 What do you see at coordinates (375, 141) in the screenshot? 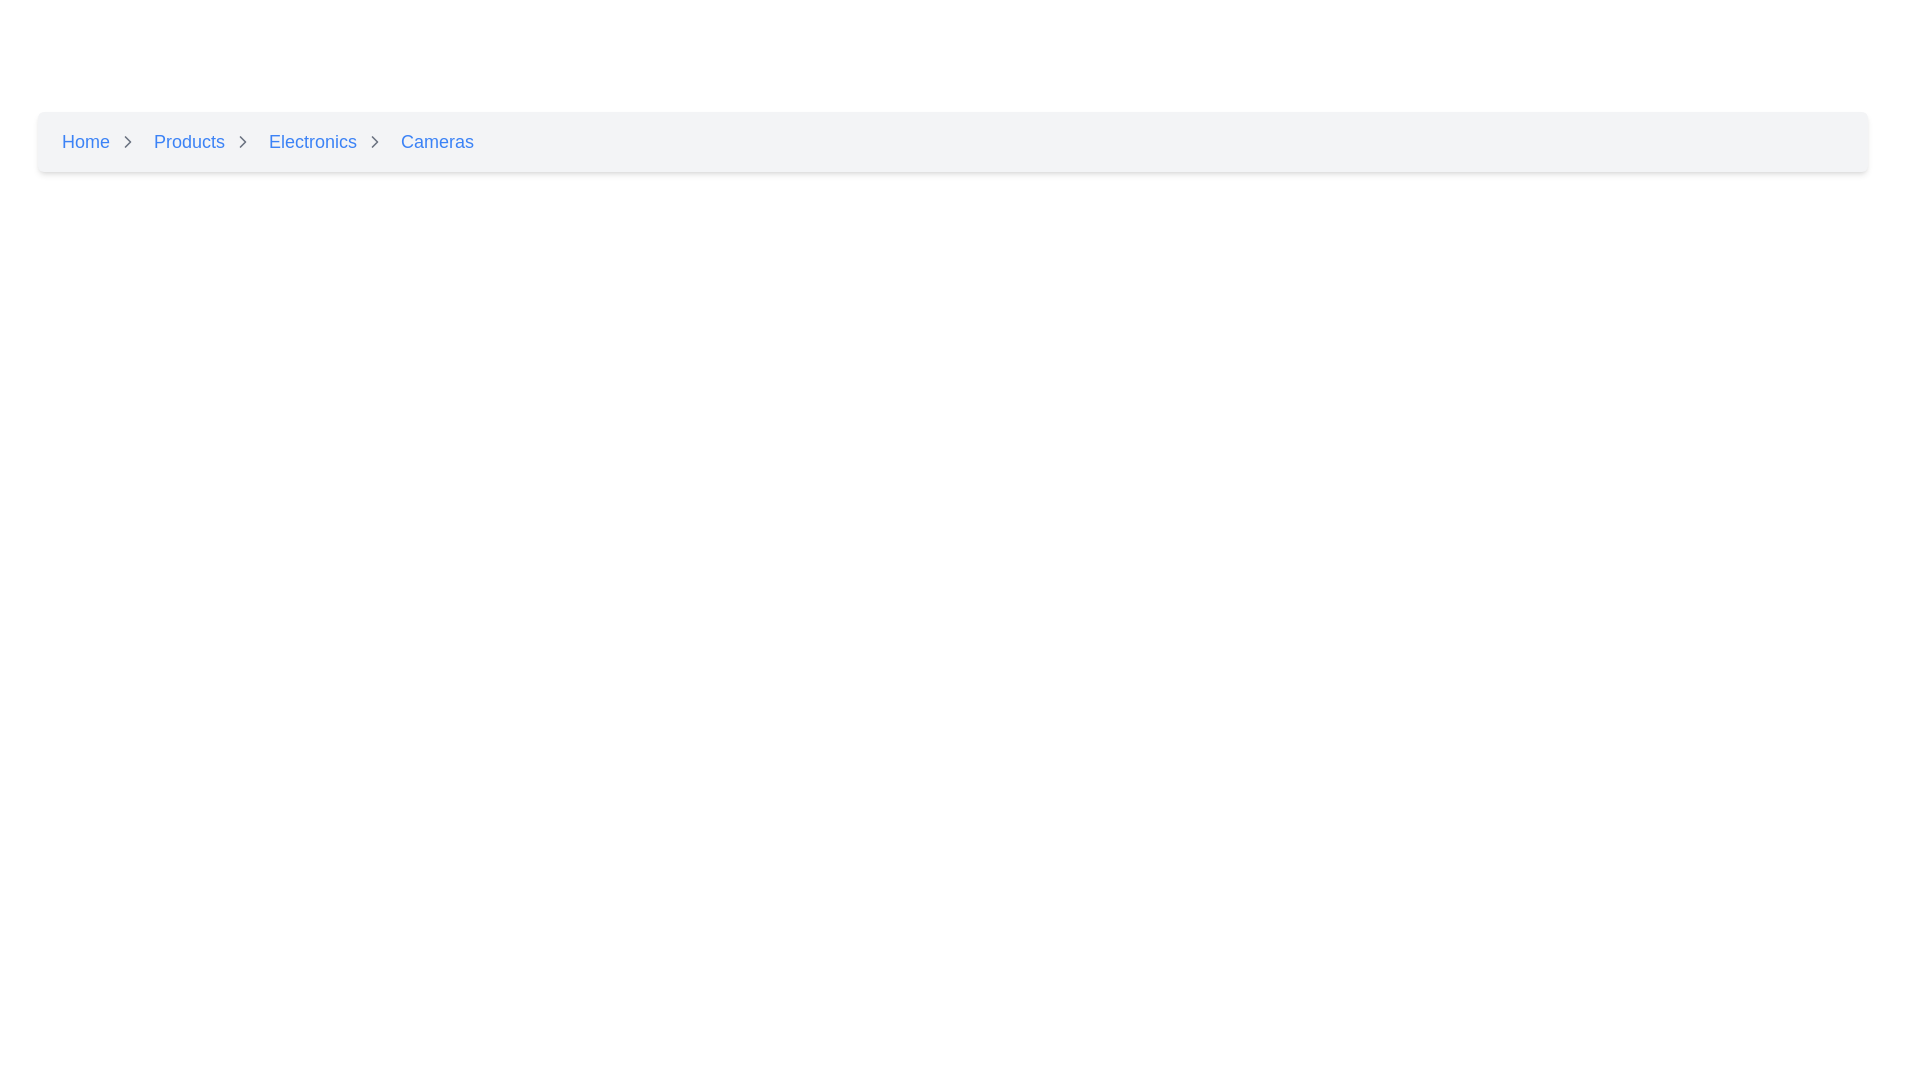
I see `the rightward-pointing chevron arrow icon in the breadcrumb navigation bar, which is styled in gray and serves as a visual delimiter between 'Electronics' and 'Cameras'` at bounding box center [375, 141].